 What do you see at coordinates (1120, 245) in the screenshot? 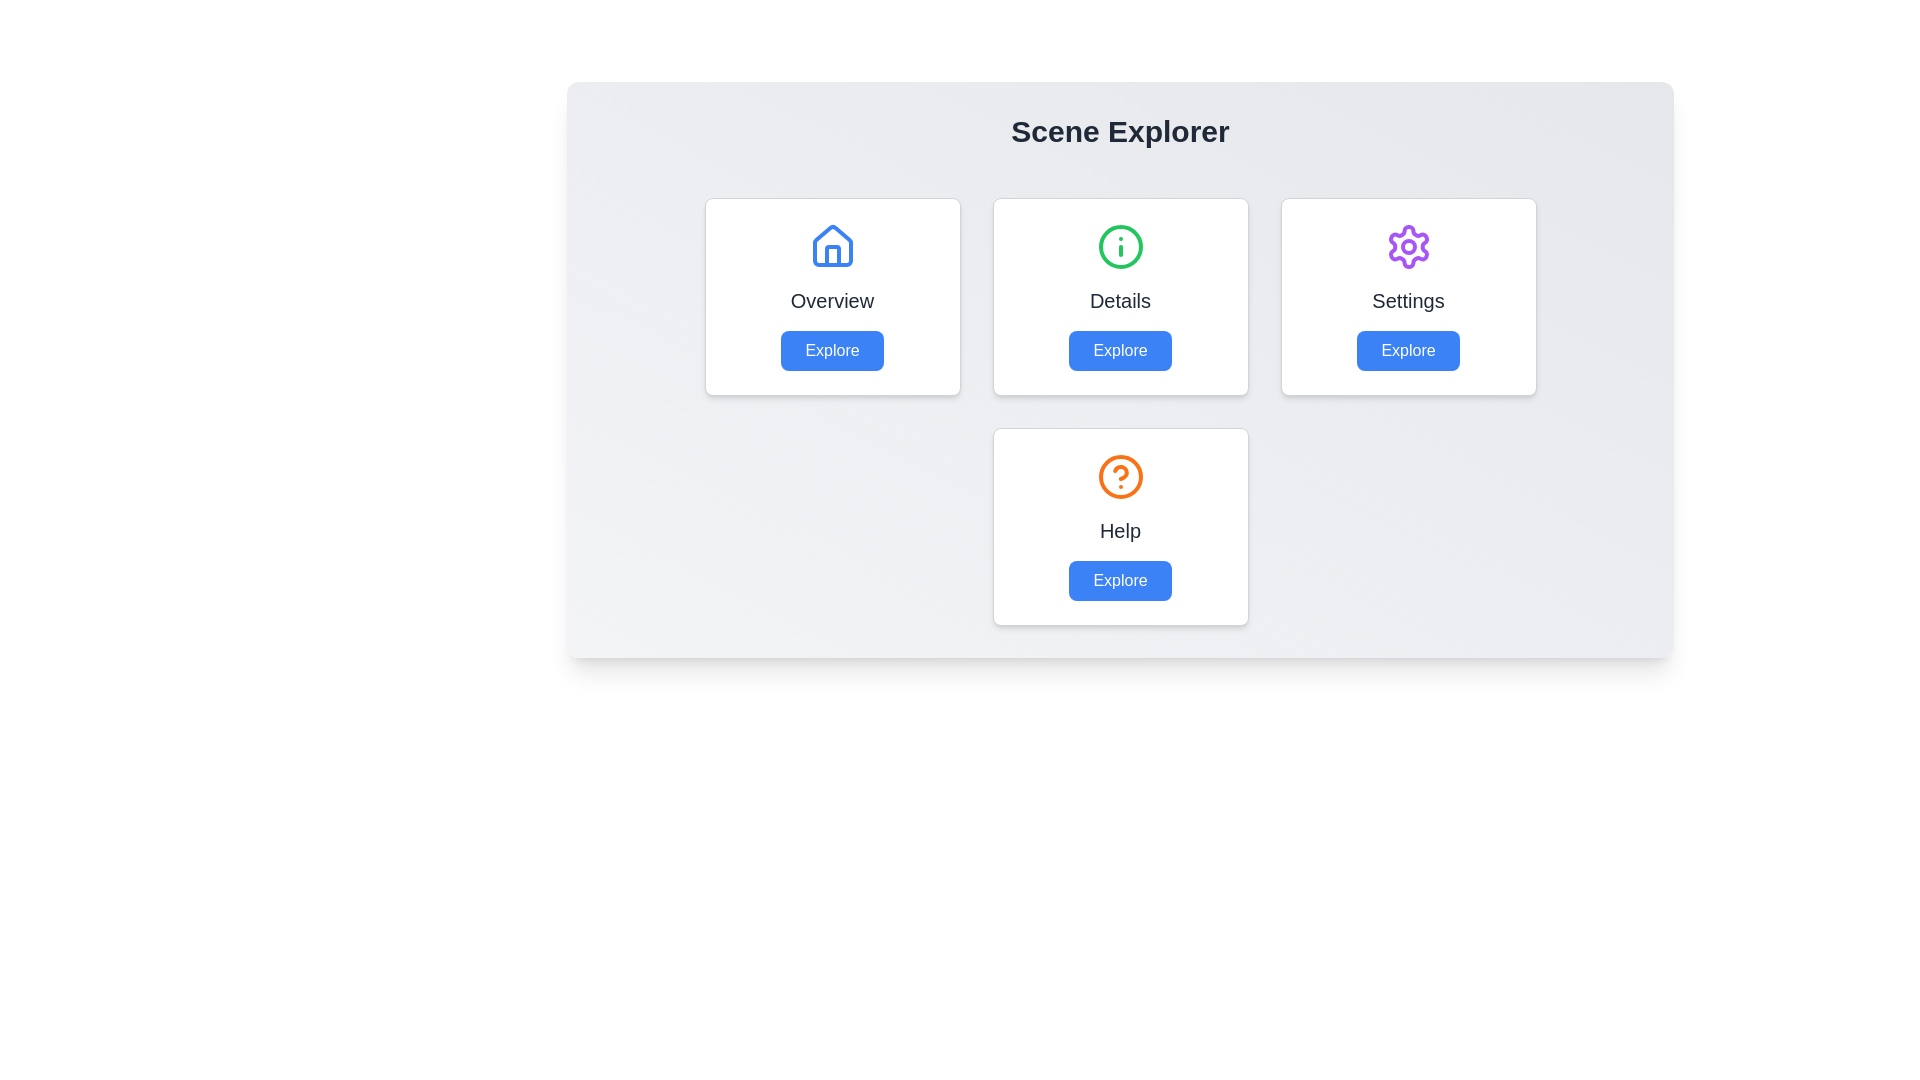
I see `the circular icon with a green border and an information symbol ('i') inside it, located at the top center of the layout interface within the 'Details' card` at bounding box center [1120, 245].